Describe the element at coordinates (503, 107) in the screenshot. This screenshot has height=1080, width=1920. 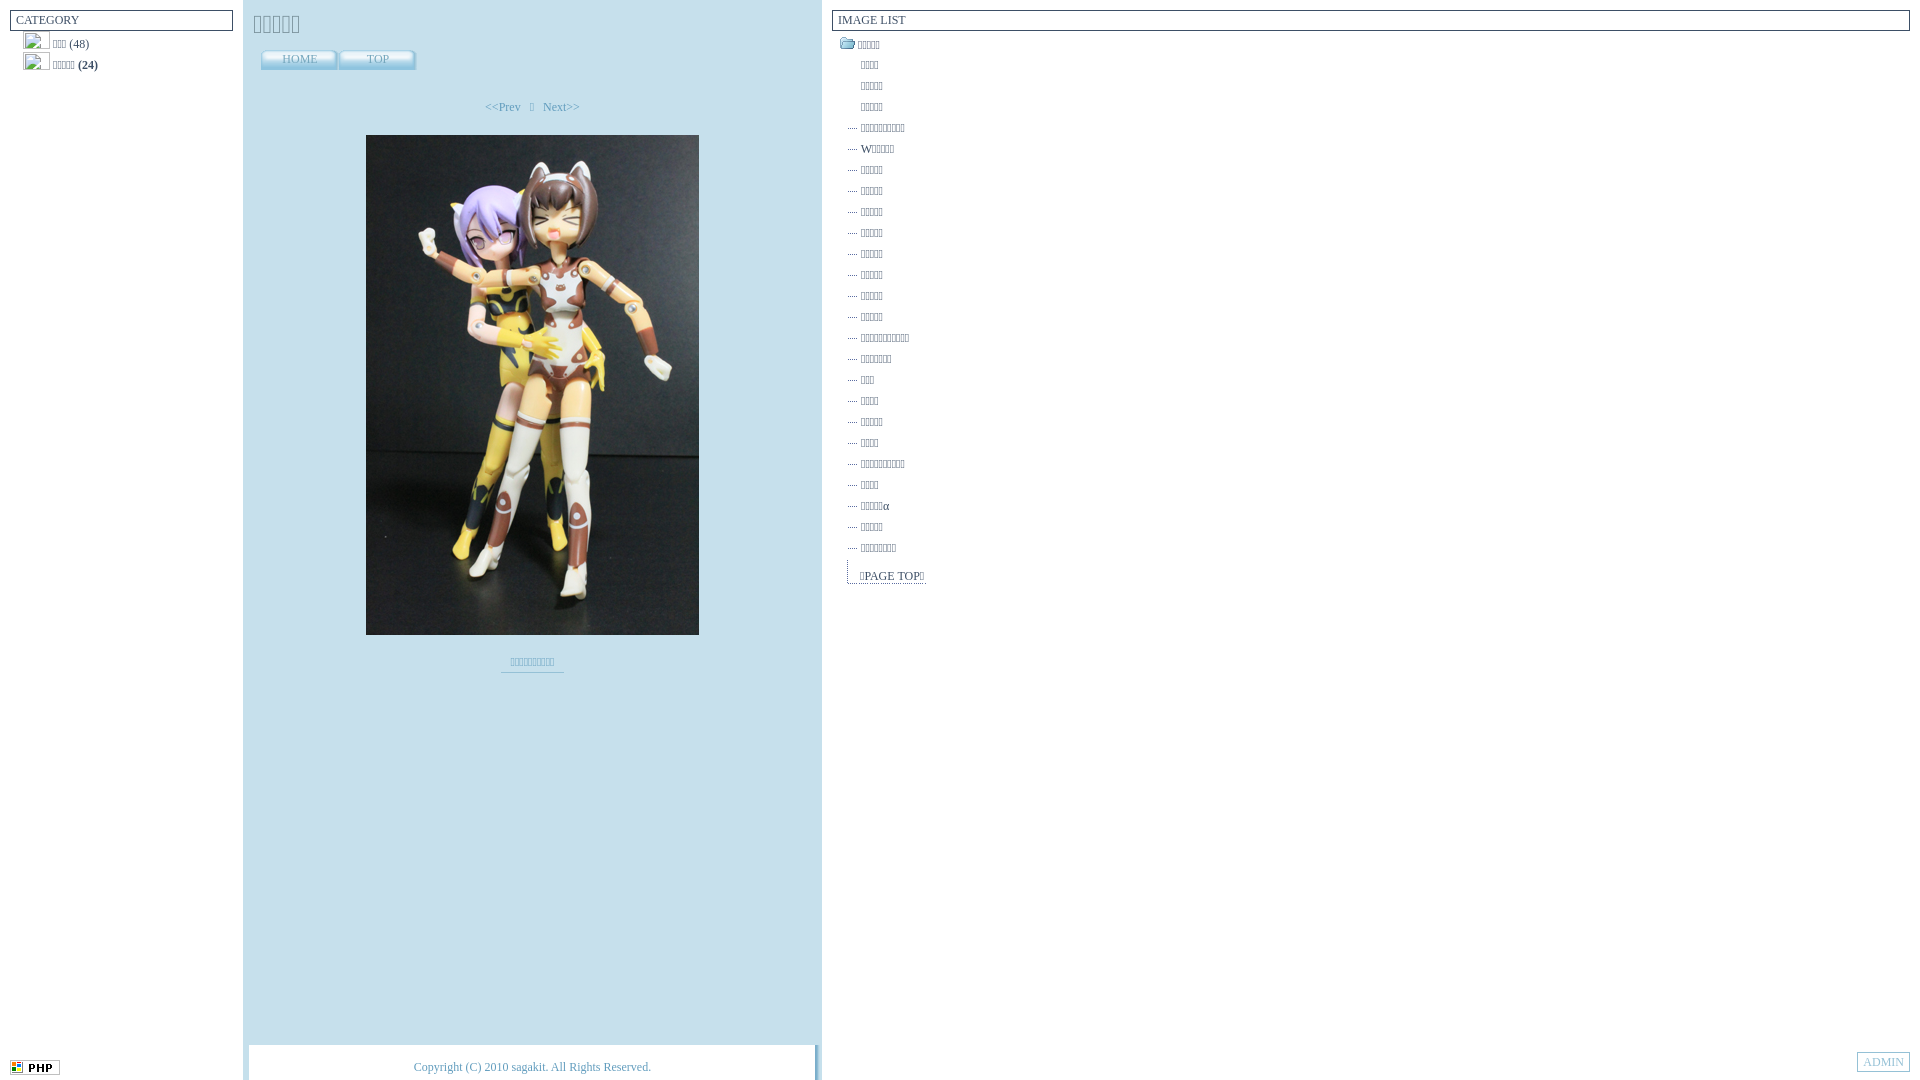
I see `'<<Prev'` at that location.